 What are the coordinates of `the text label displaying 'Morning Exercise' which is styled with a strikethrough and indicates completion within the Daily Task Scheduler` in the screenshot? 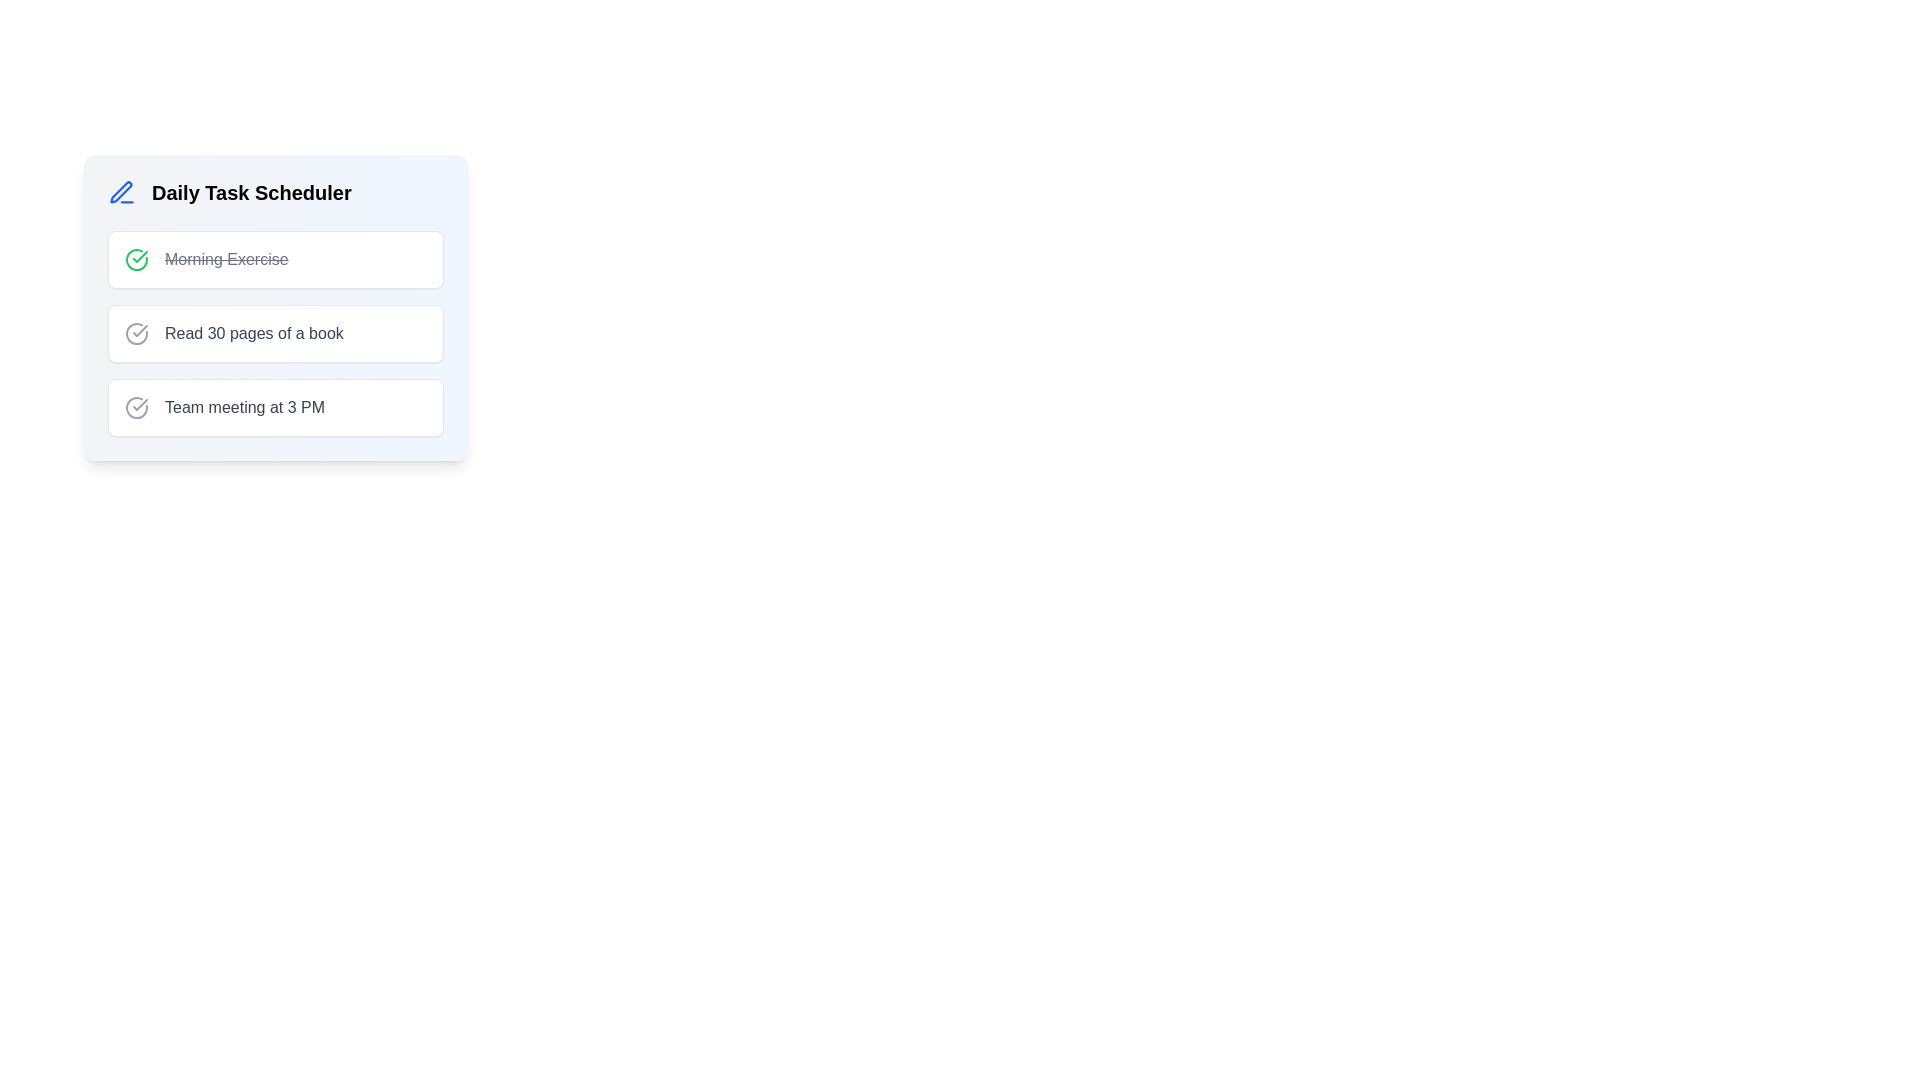 It's located at (226, 258).